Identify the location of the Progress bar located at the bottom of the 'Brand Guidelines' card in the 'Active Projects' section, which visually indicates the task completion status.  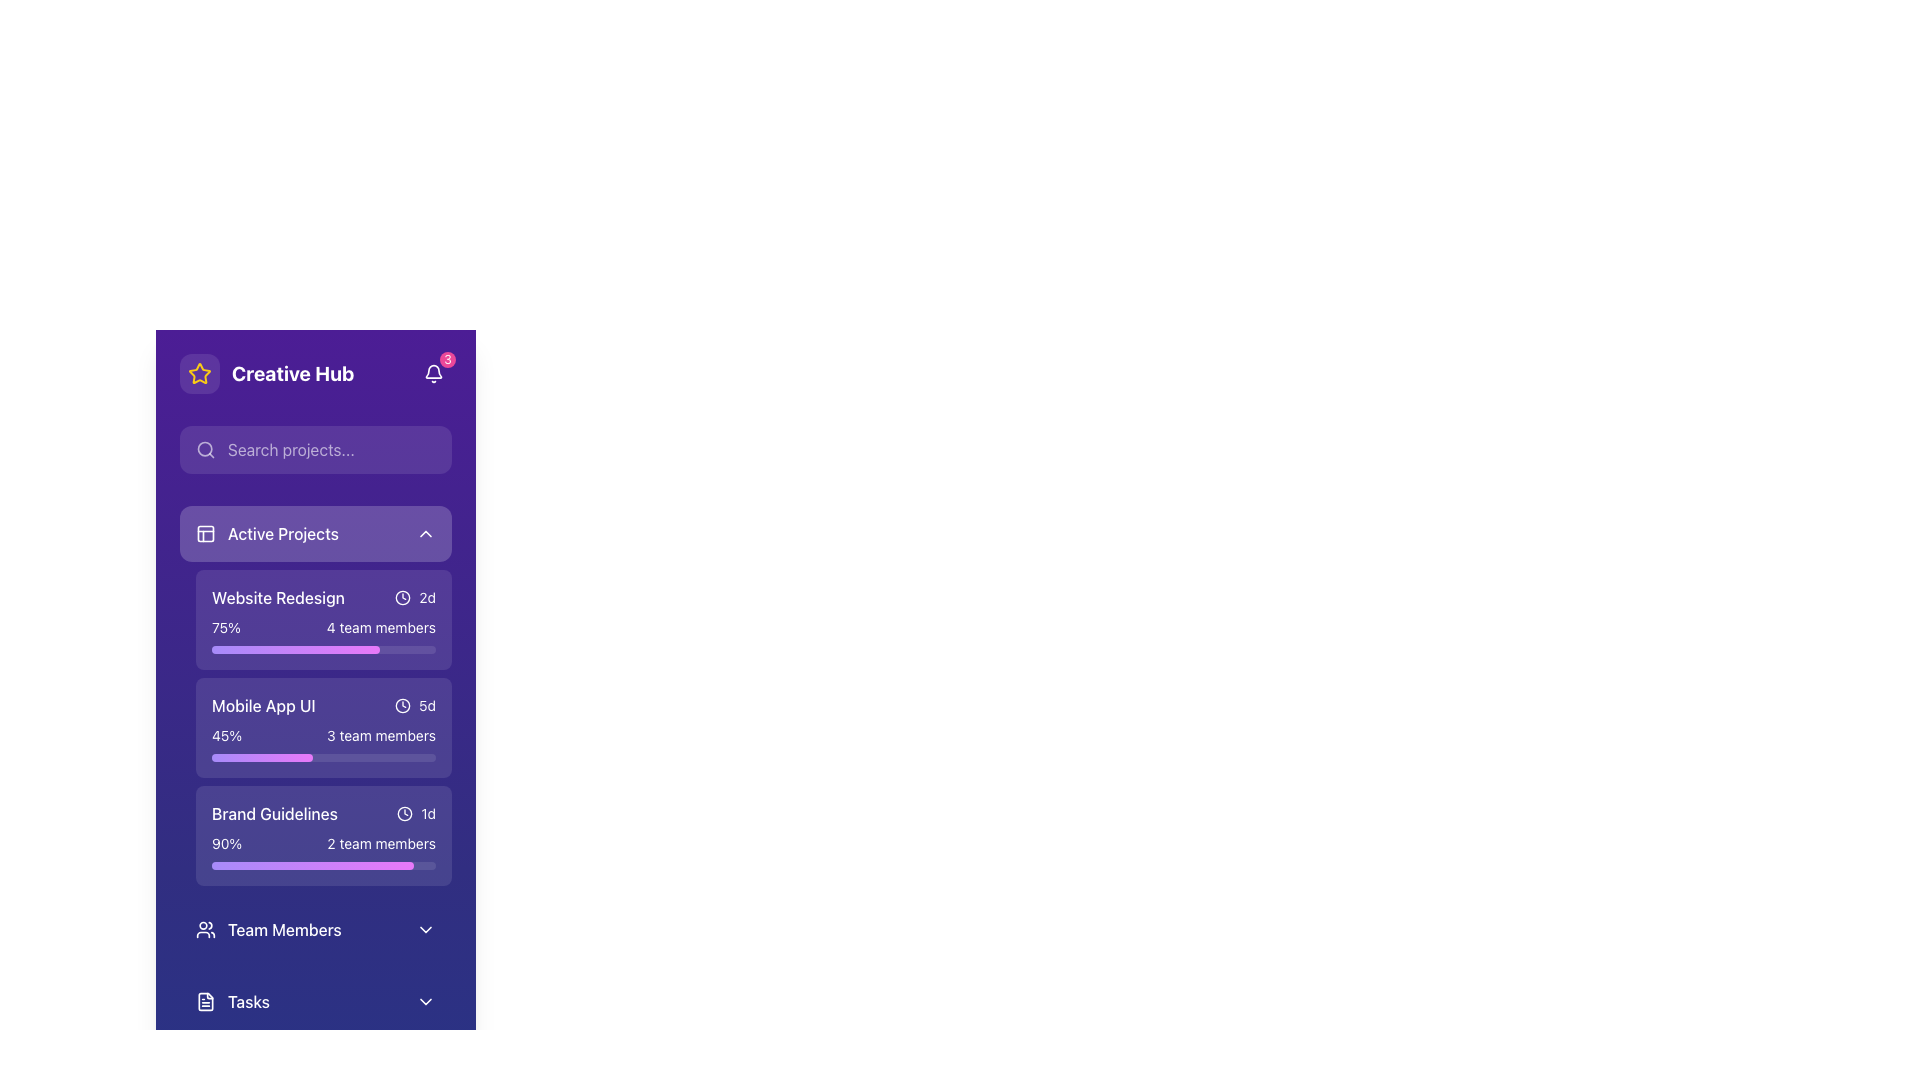
(324, 865).